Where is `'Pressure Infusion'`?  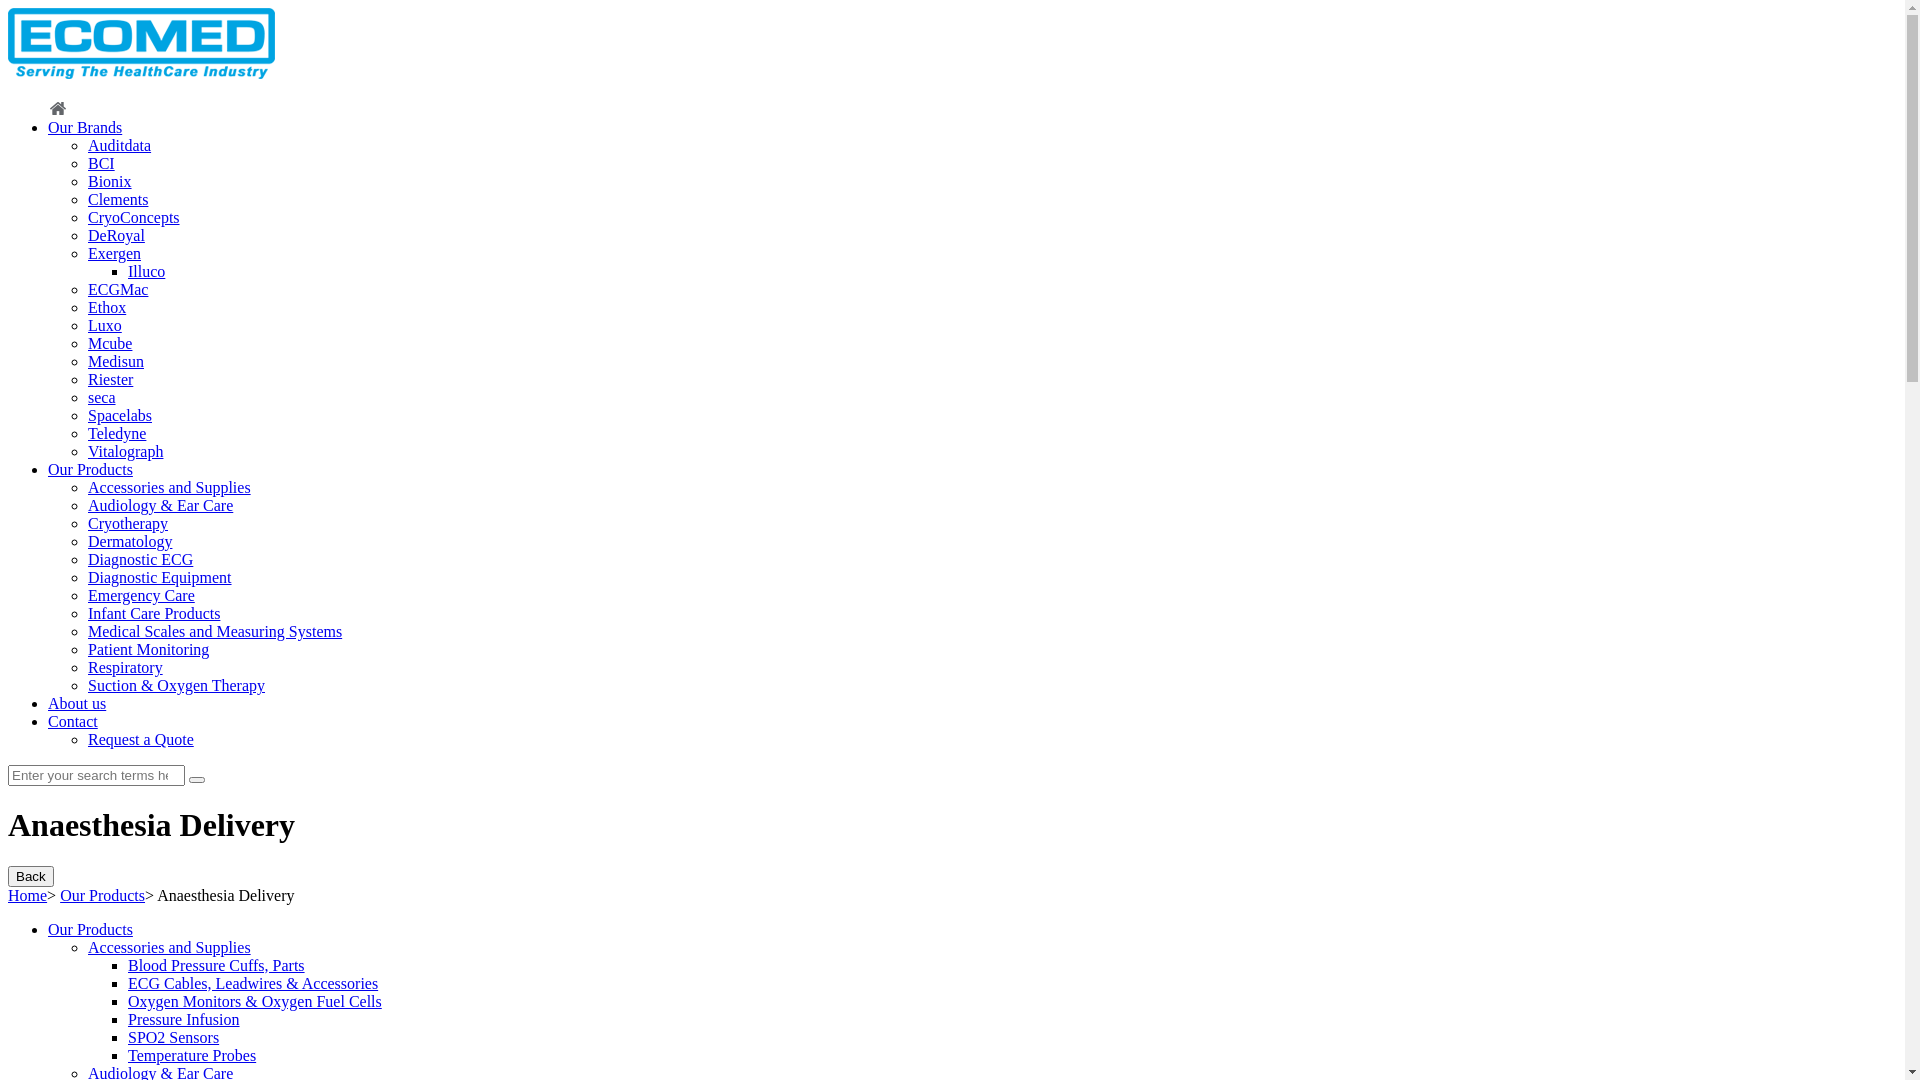 'Pressure Infusion' is located at coordinates (127, 1019).